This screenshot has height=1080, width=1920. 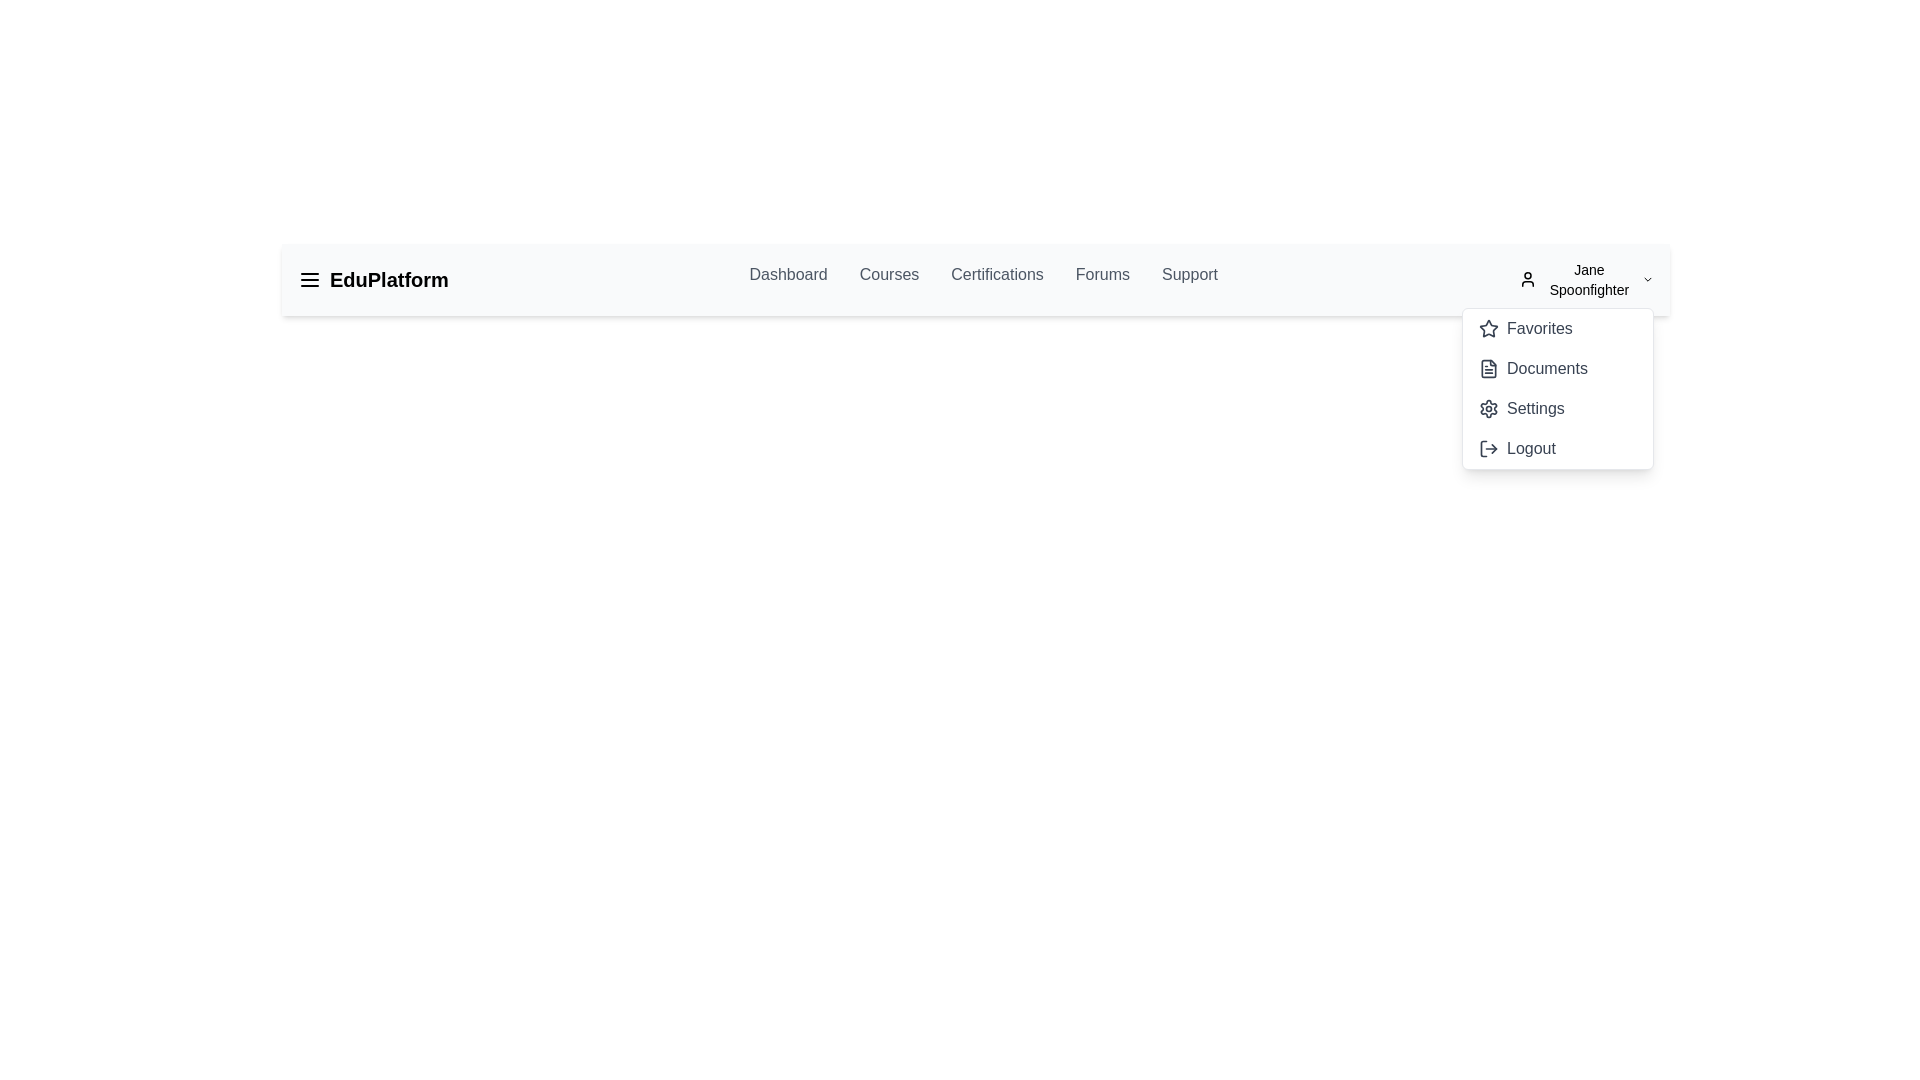 I want to click on the five-point star icon with a hollow center and dark outline located in the dropdown menu under the profile section, so click(x=1488, y=326).